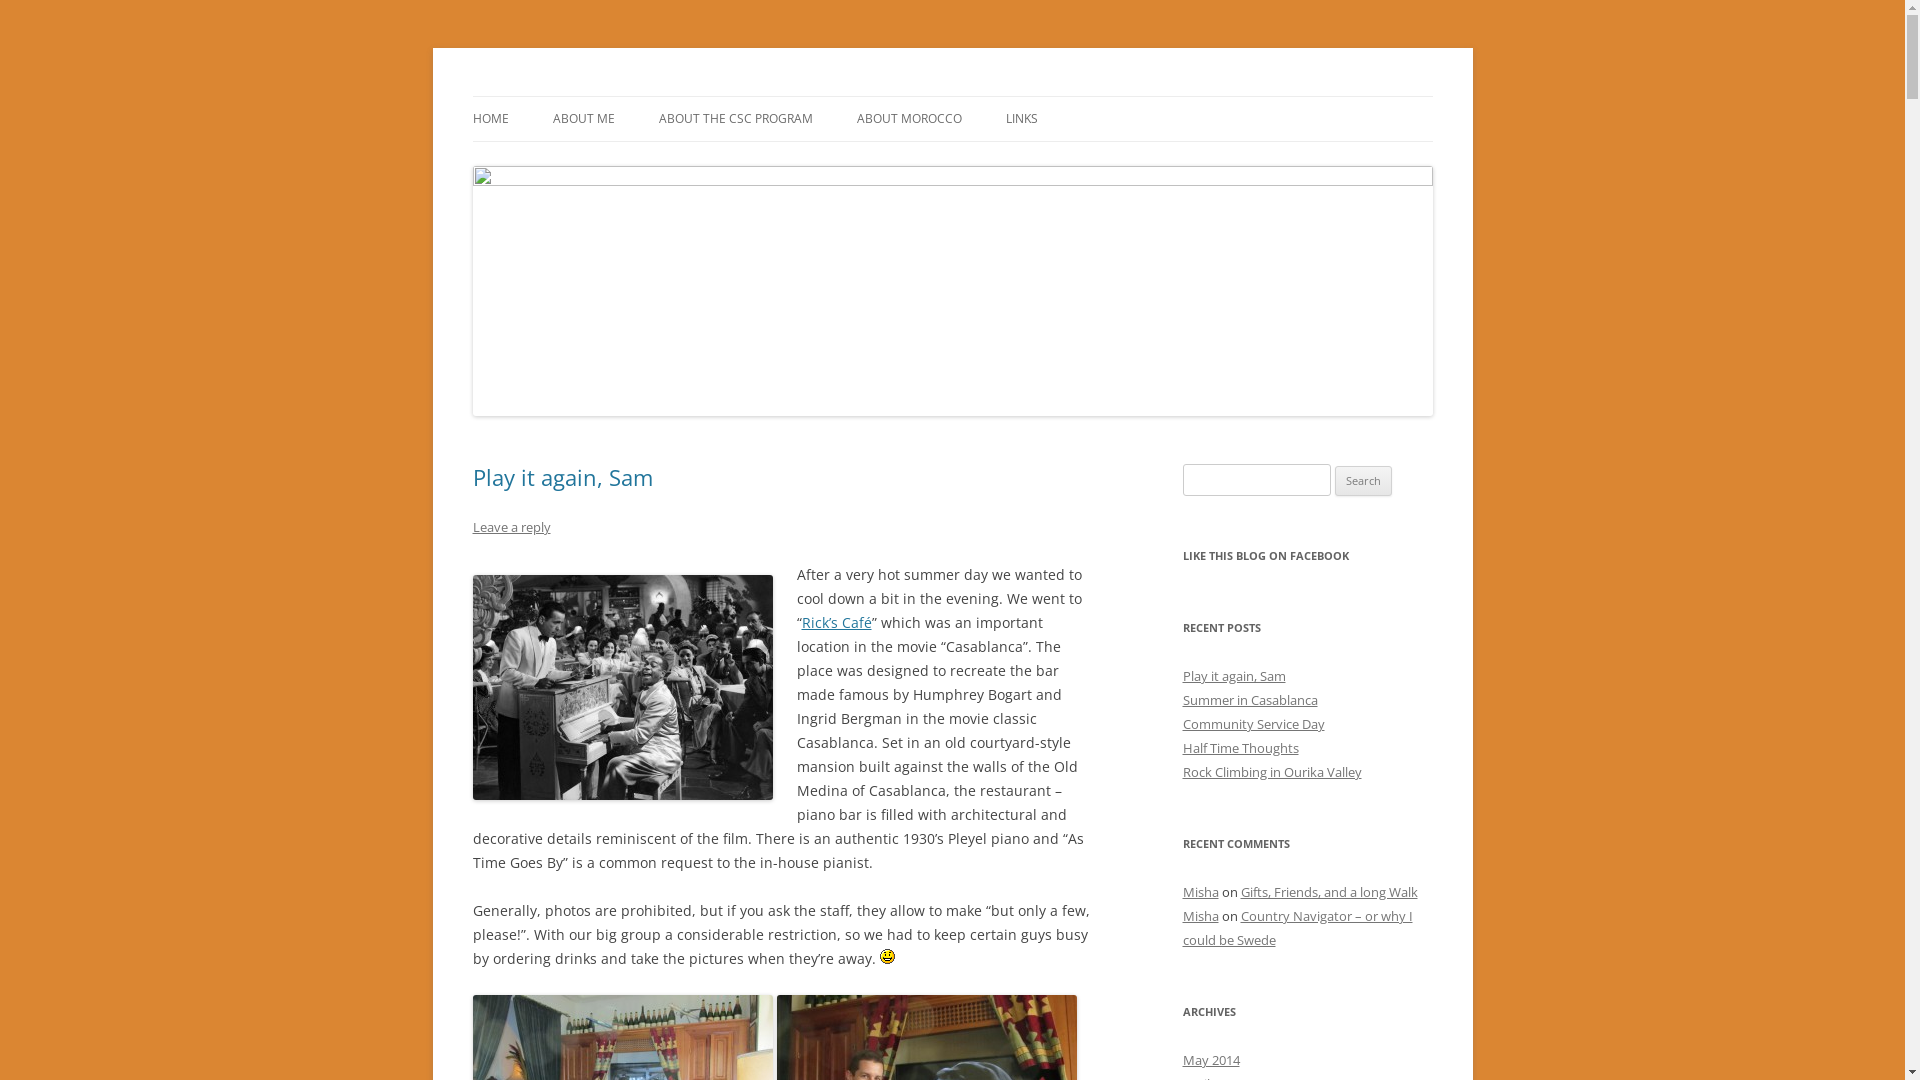 This screenshot has width=1920, height=1080. I want to click on 'Search', so click(1362, 481).